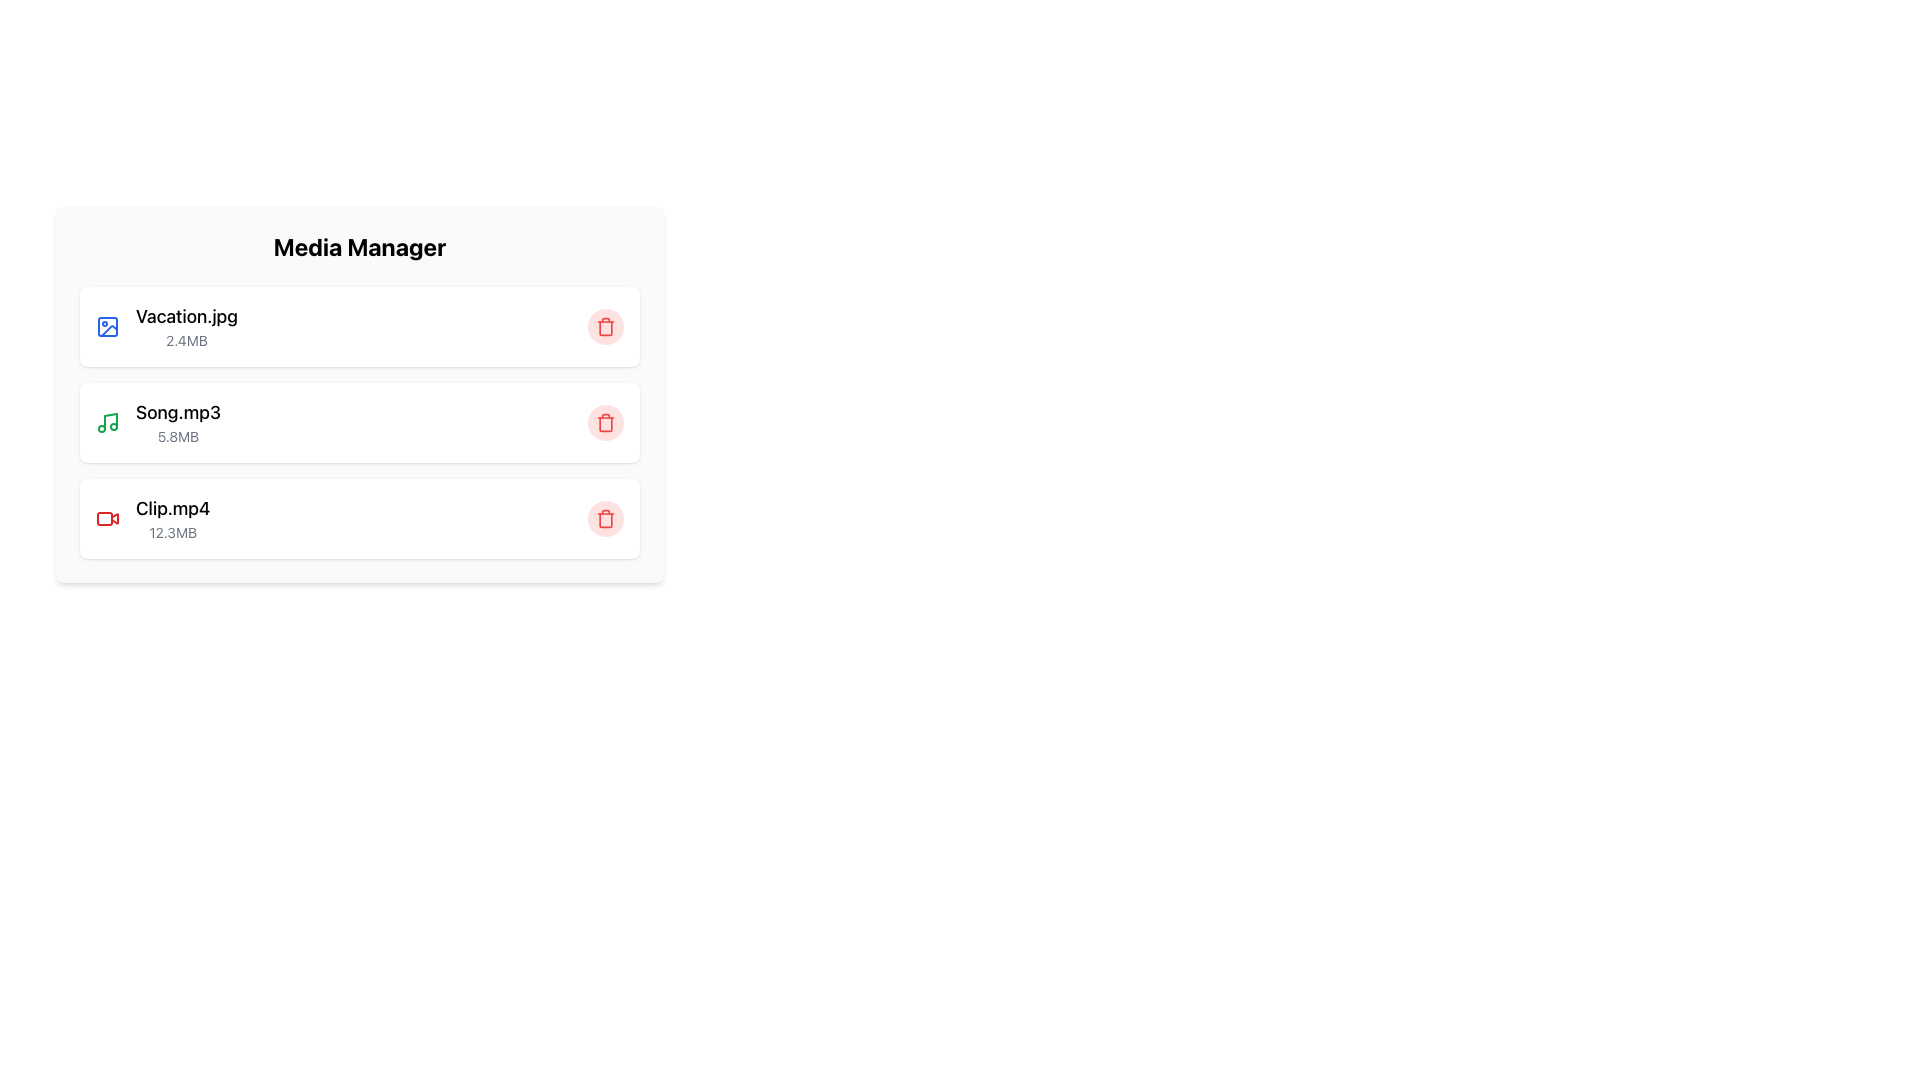  What do you see at coordinates (114, 516) in the screenshot?
I see `the small red video camera icon associated with the 'Clip.mp4' entry in the media manager section` at bounding box center [114, 516].